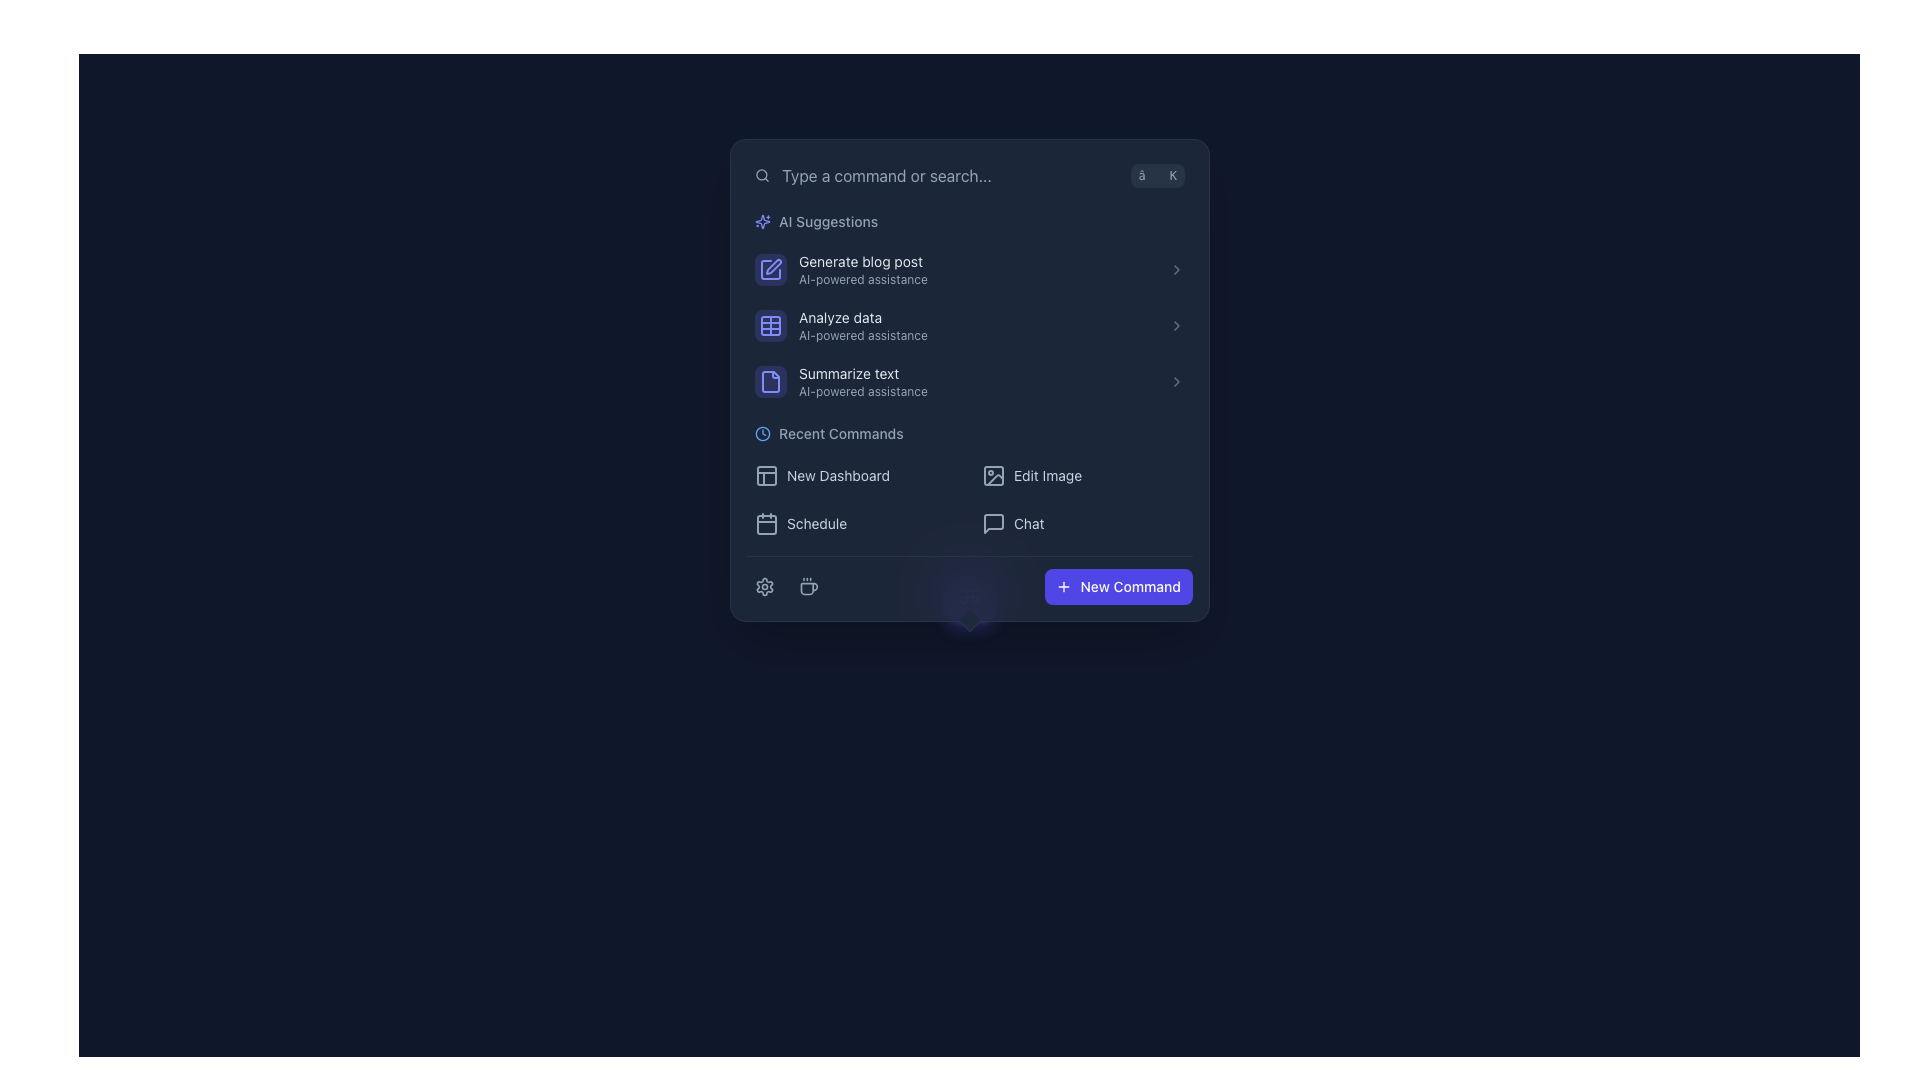 The image size is (1920, 1080). What do you see at coordinates (993, 523) in the screenshot?
I see `the slate-gray speech bubble icon located to the left of the 'Chat' text in the menu` at bounding box center [993, 523].